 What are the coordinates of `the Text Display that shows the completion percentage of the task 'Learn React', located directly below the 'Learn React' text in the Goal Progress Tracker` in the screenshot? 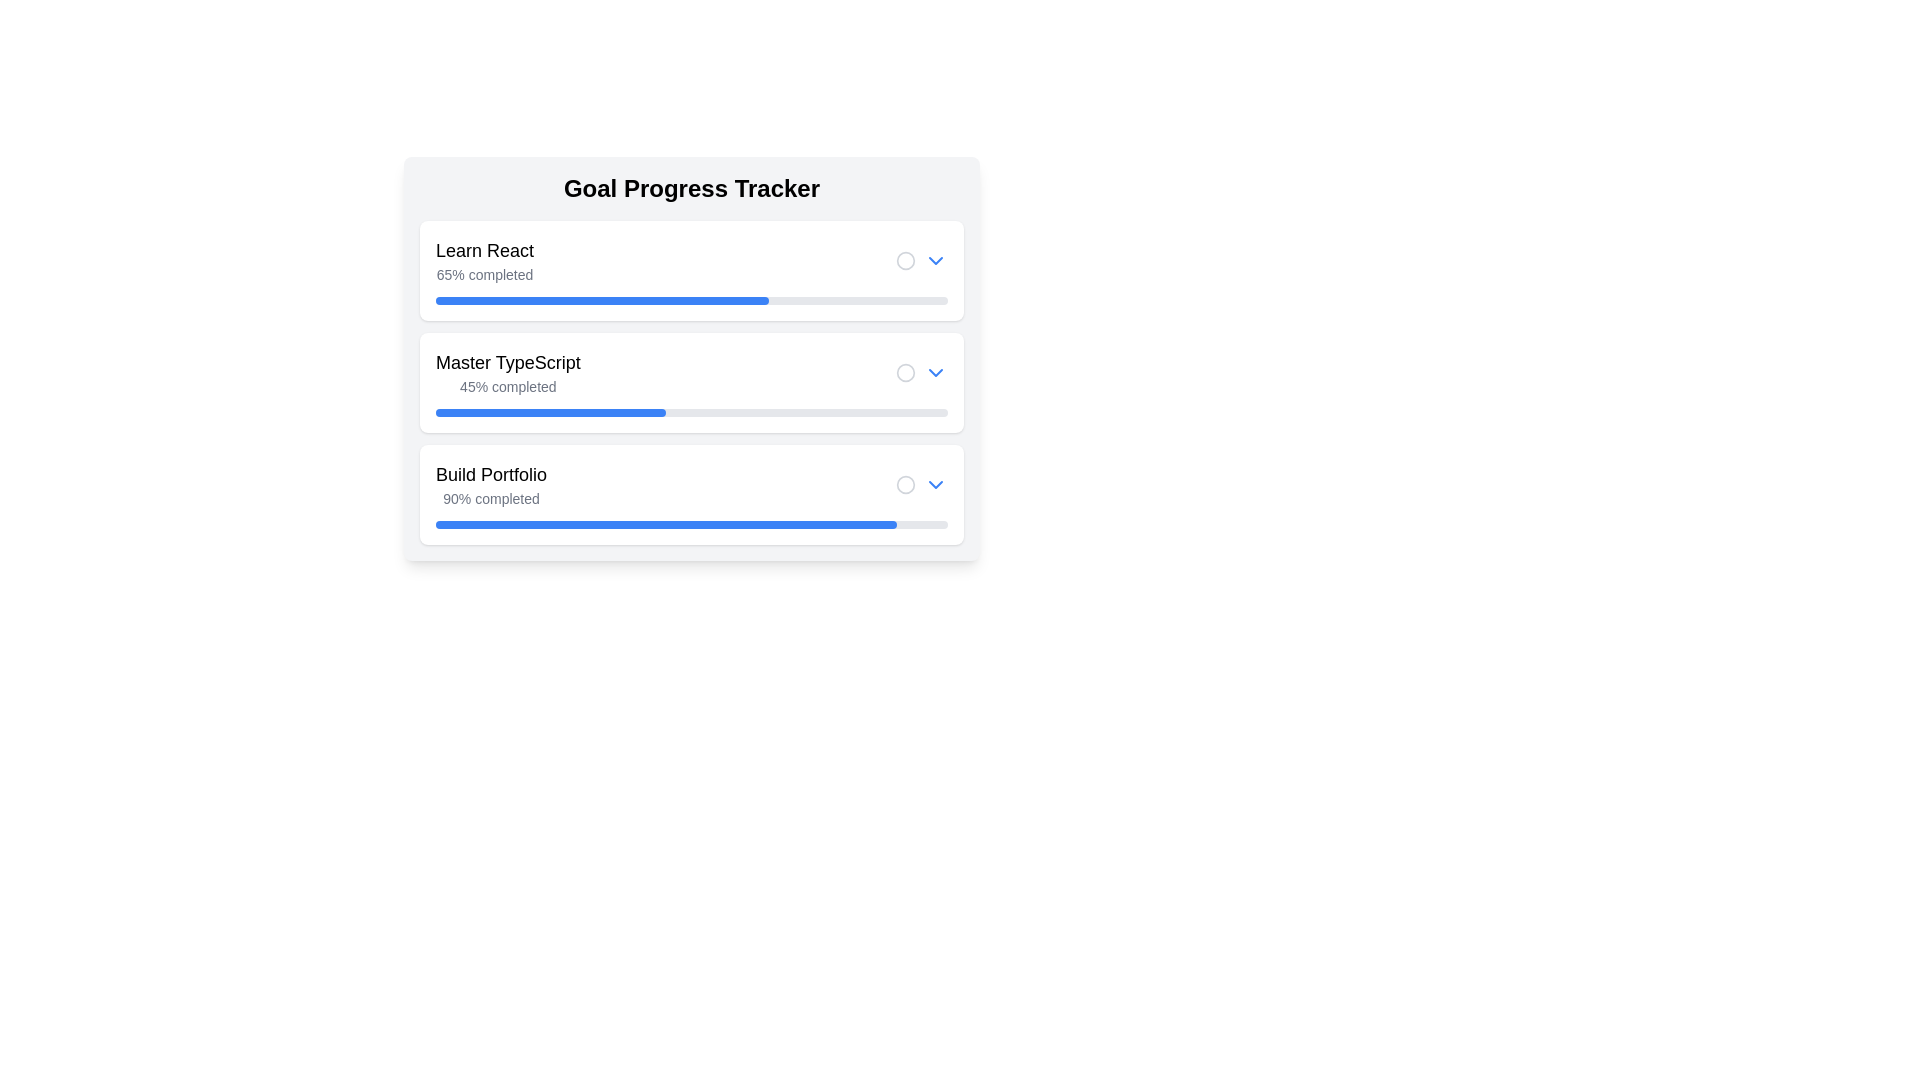 It's located at (484, 274).